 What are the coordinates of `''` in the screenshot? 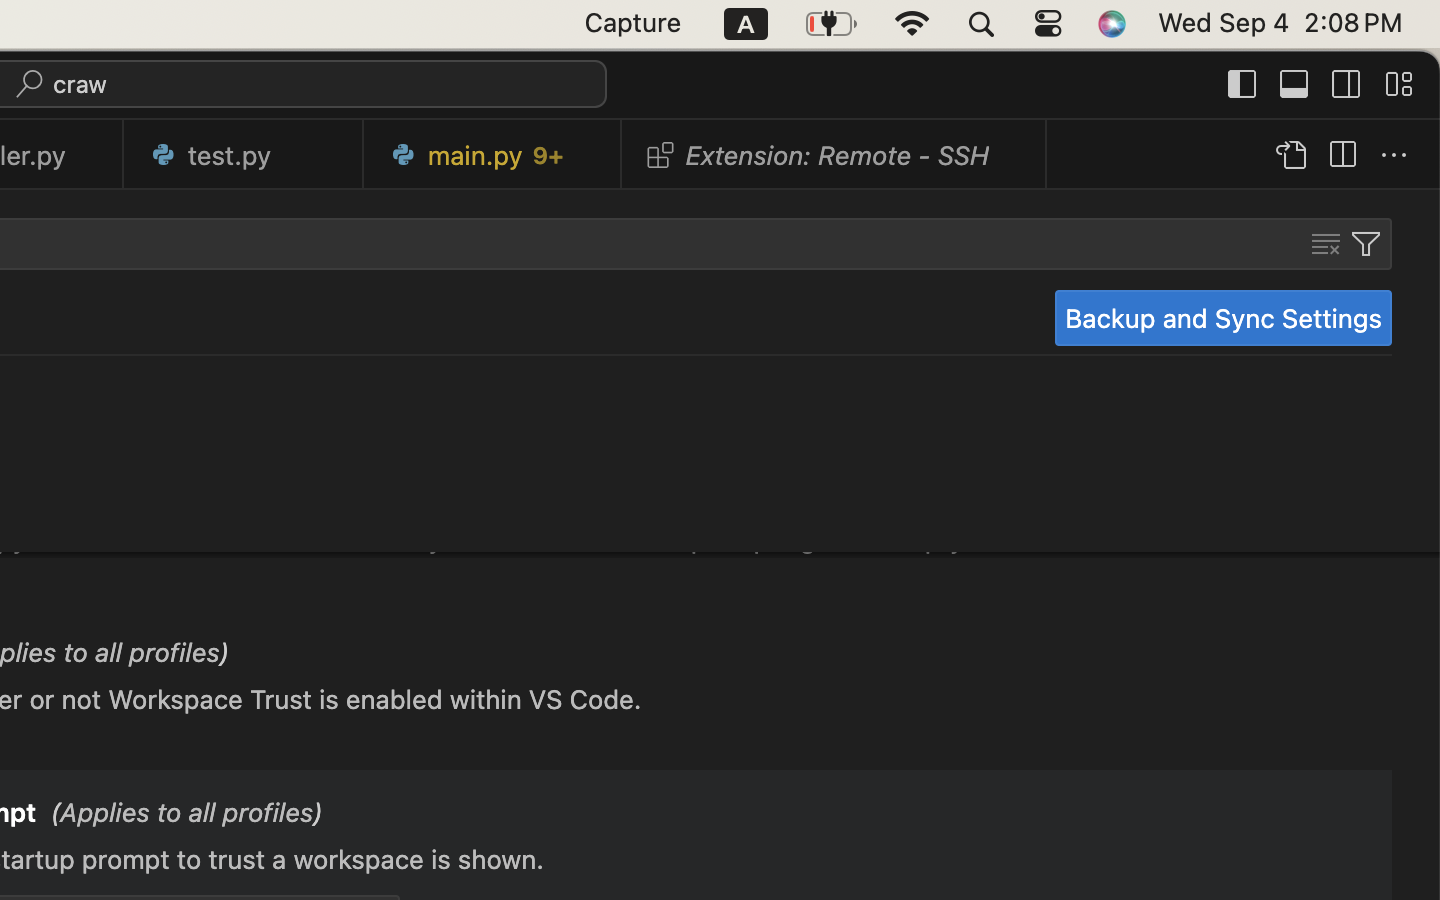 It's located at (1294, 82).